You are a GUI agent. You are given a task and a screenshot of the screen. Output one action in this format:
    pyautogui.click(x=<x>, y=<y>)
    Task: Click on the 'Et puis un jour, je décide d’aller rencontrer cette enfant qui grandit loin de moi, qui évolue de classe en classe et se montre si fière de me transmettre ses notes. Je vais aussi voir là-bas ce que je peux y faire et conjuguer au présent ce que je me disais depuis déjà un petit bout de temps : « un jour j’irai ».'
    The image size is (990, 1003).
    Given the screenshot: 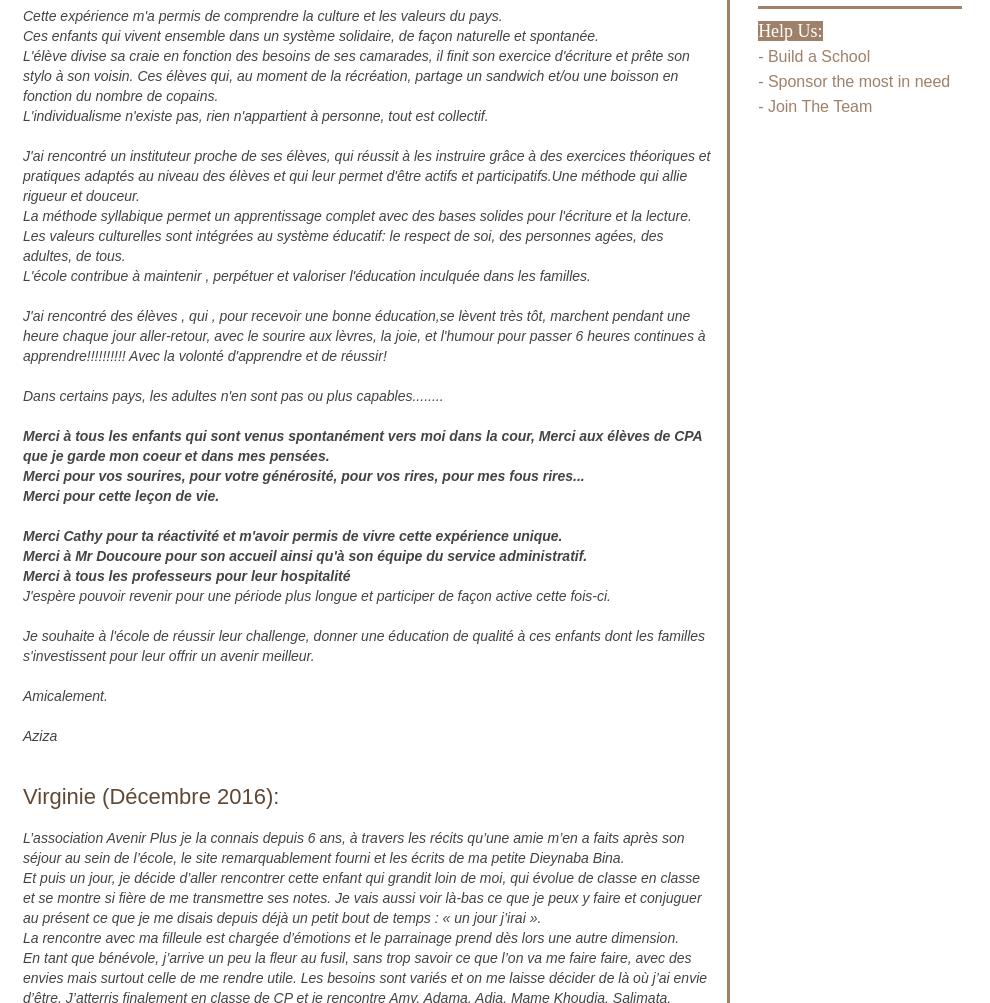 What is the action you would take?
    pyautogui.click(x=362, y=897)
    